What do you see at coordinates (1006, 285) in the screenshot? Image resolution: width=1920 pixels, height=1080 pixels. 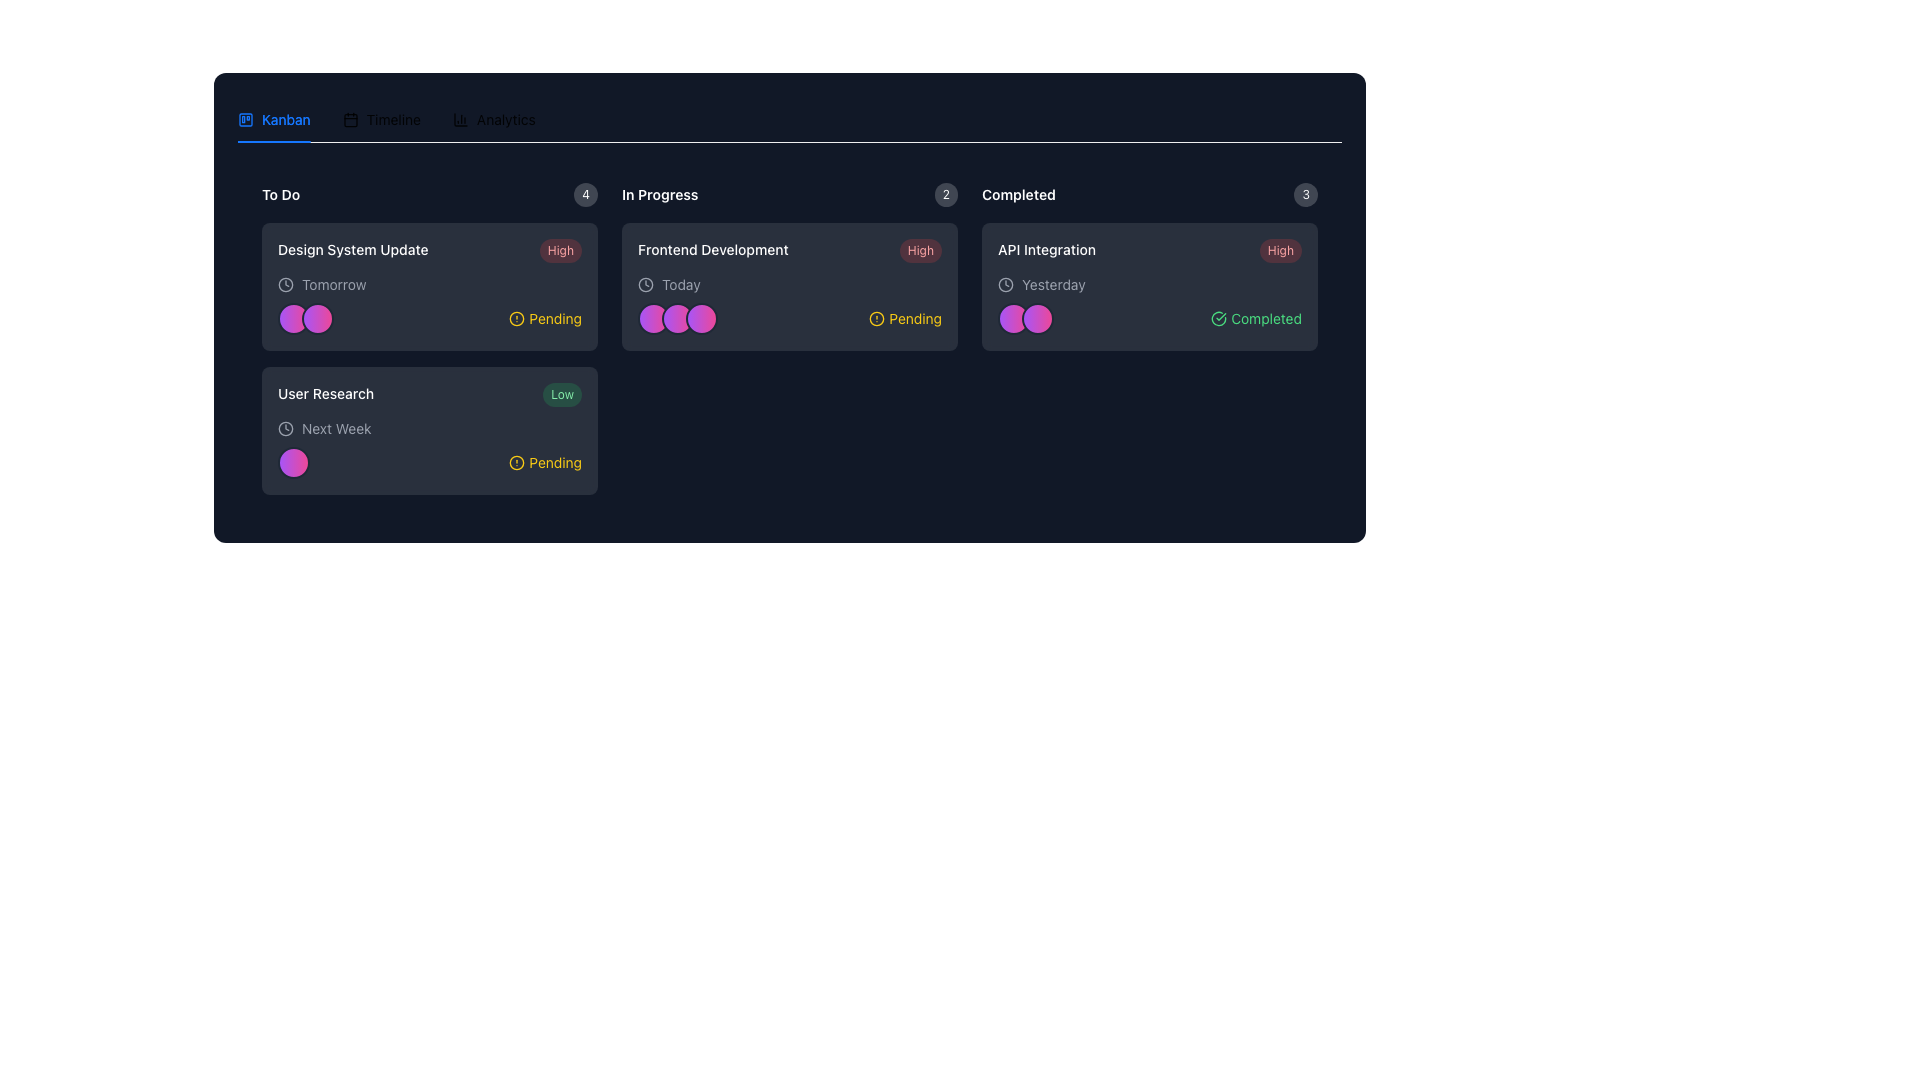 I see `circular SVG graphic element within the clock icon located in the 'Completed' card, beneath the 'API Integration' title and next to 'Yesterday'` at bounding box center [1006, 285].